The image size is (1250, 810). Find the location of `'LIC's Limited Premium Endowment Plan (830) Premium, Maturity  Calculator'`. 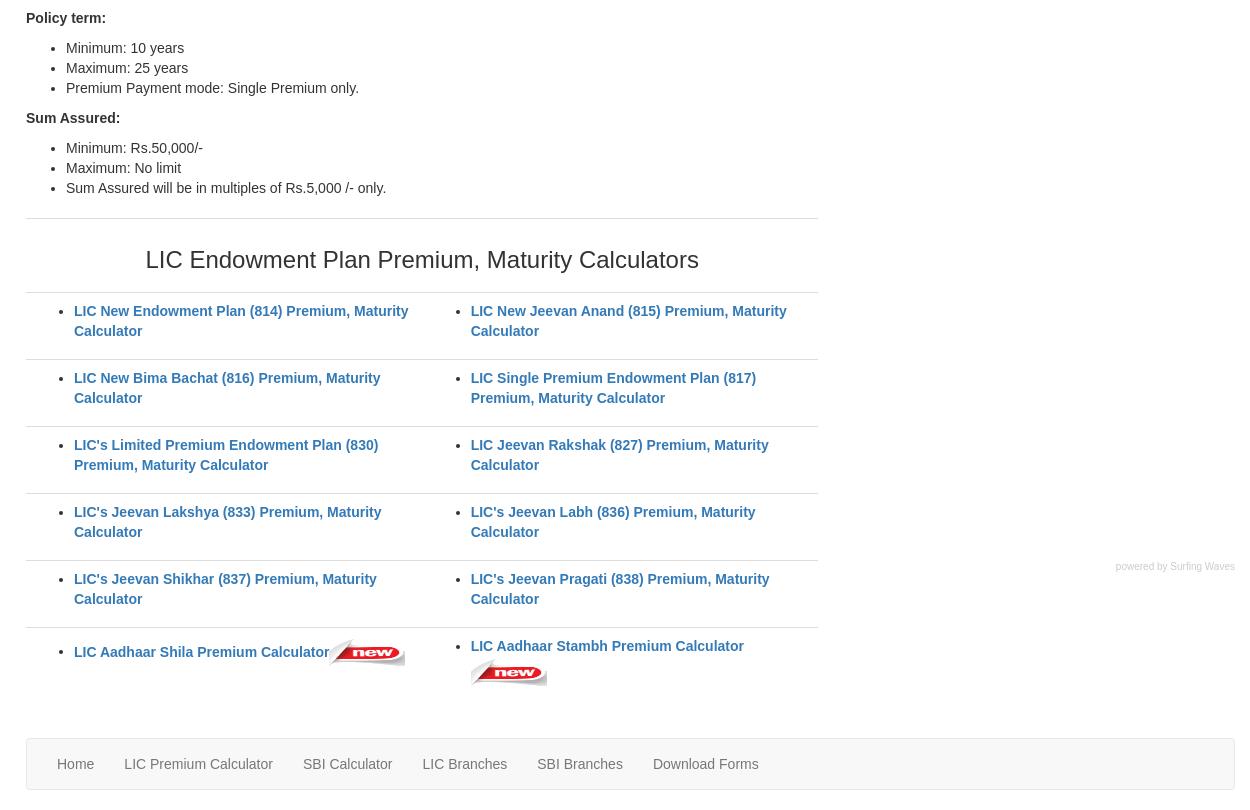

'LIC's Limited Premium Endowment Plan (830) Premium, Maturity  Calculator' is located at coordinates (224, 454).